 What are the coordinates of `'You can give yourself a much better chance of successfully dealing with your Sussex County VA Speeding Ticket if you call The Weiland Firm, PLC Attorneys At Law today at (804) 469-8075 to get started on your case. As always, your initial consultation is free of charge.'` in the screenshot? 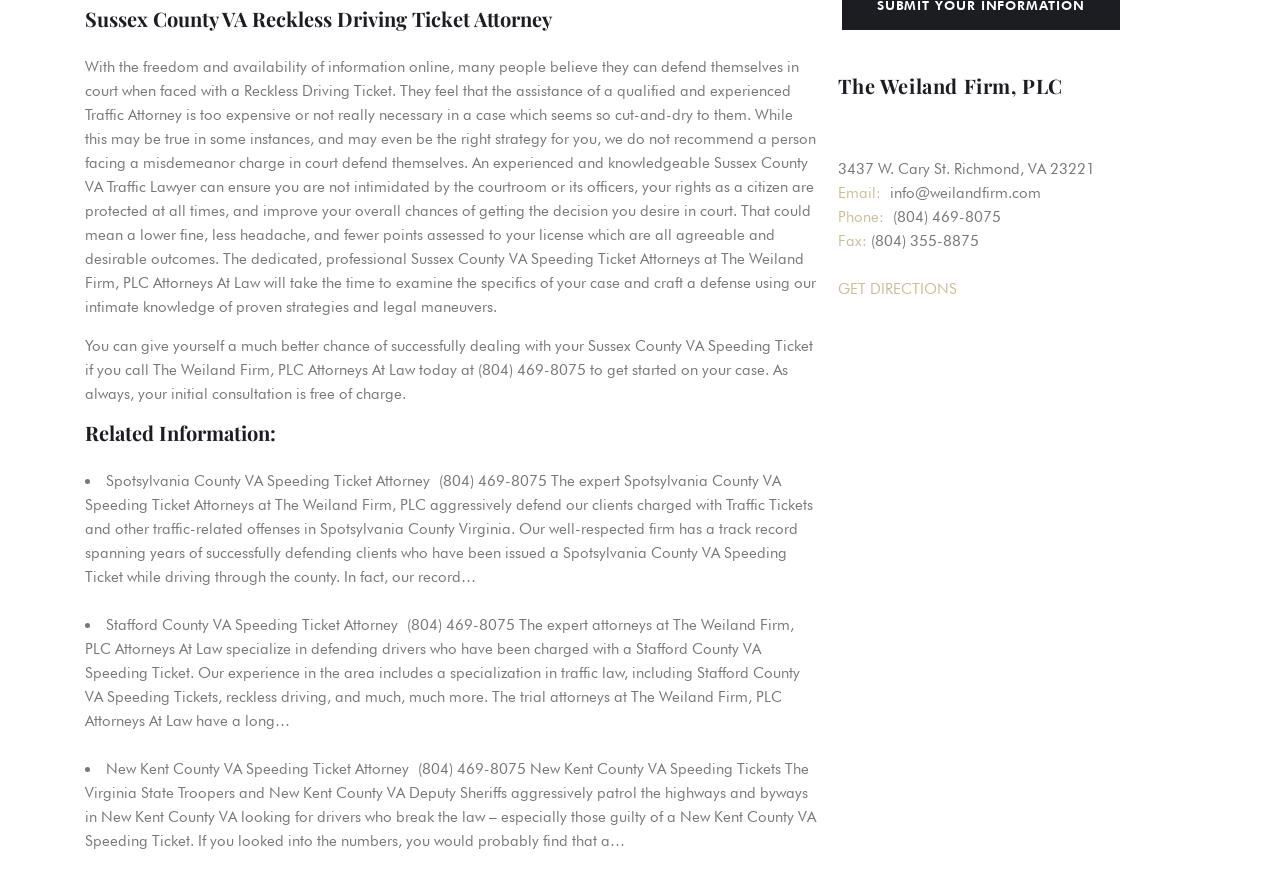 It's located at (448, 369).